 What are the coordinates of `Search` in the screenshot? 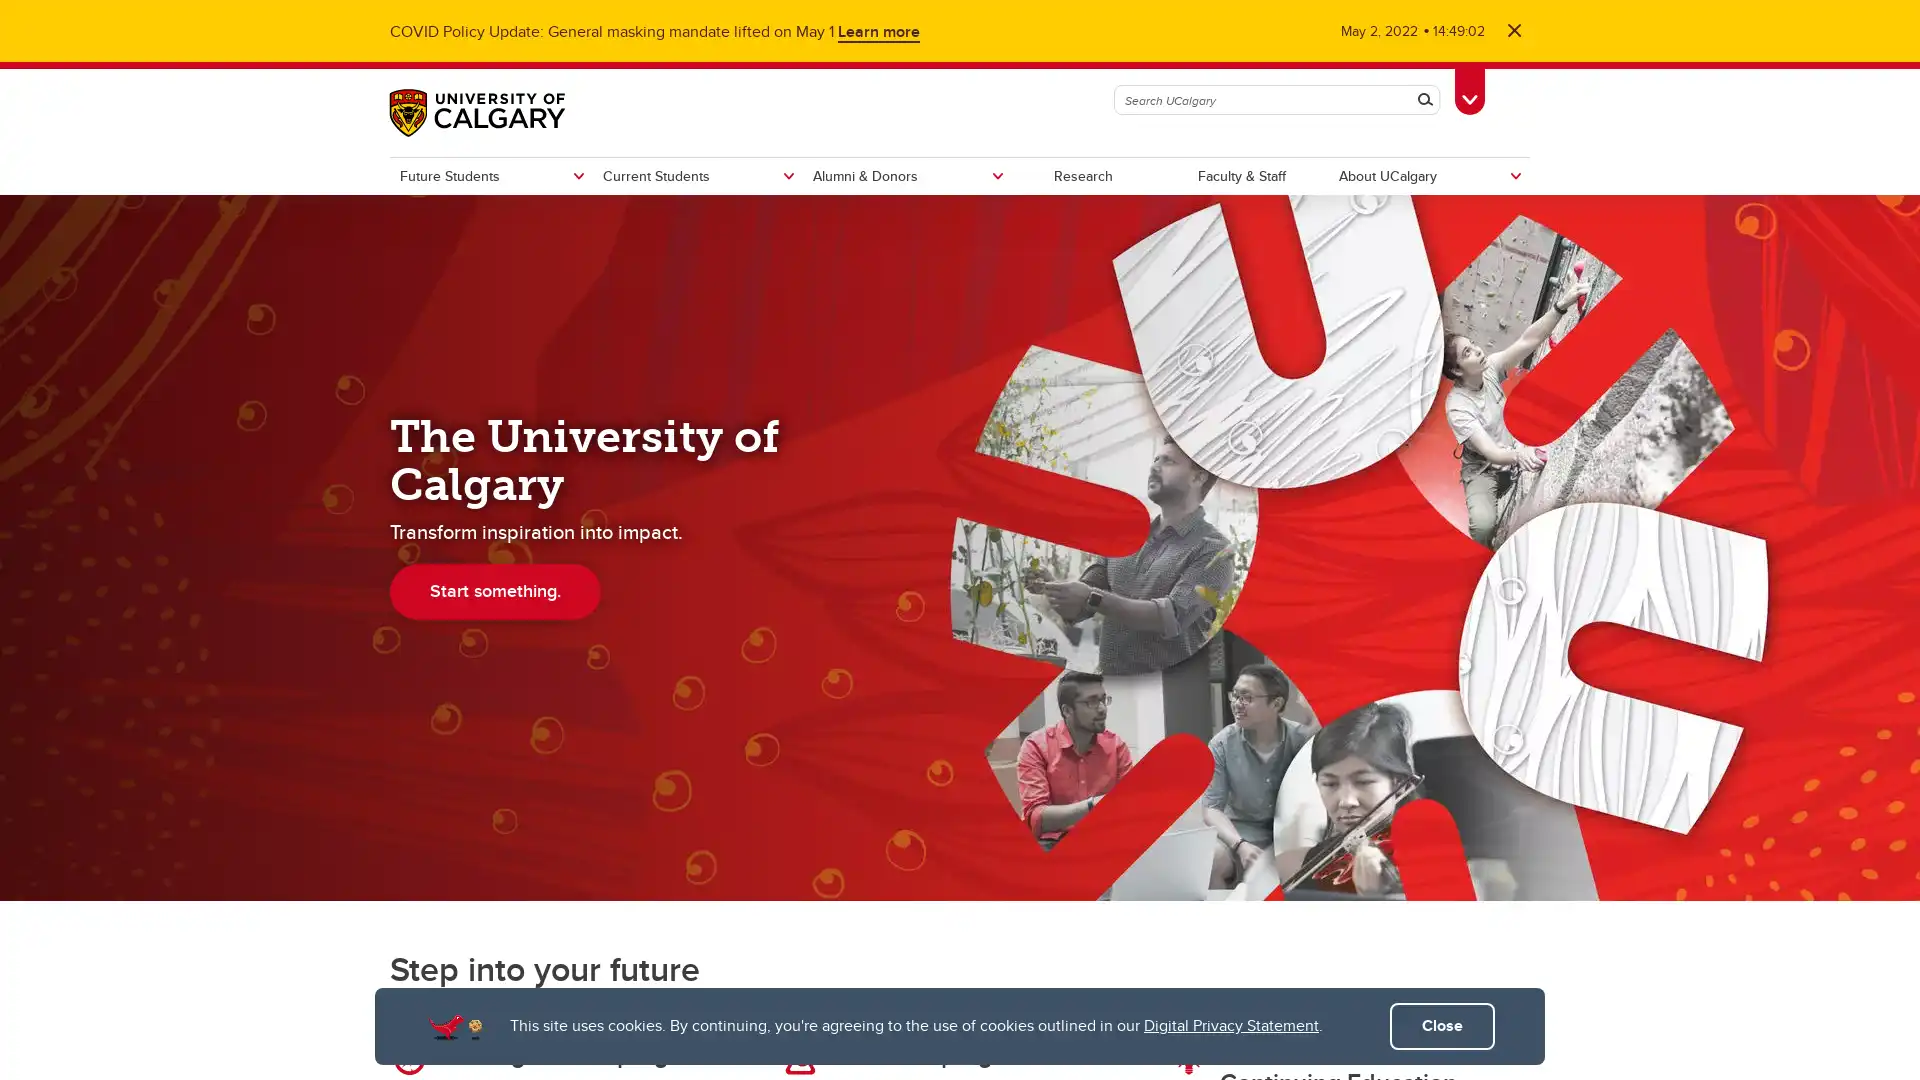 It's located at (1424, 100).